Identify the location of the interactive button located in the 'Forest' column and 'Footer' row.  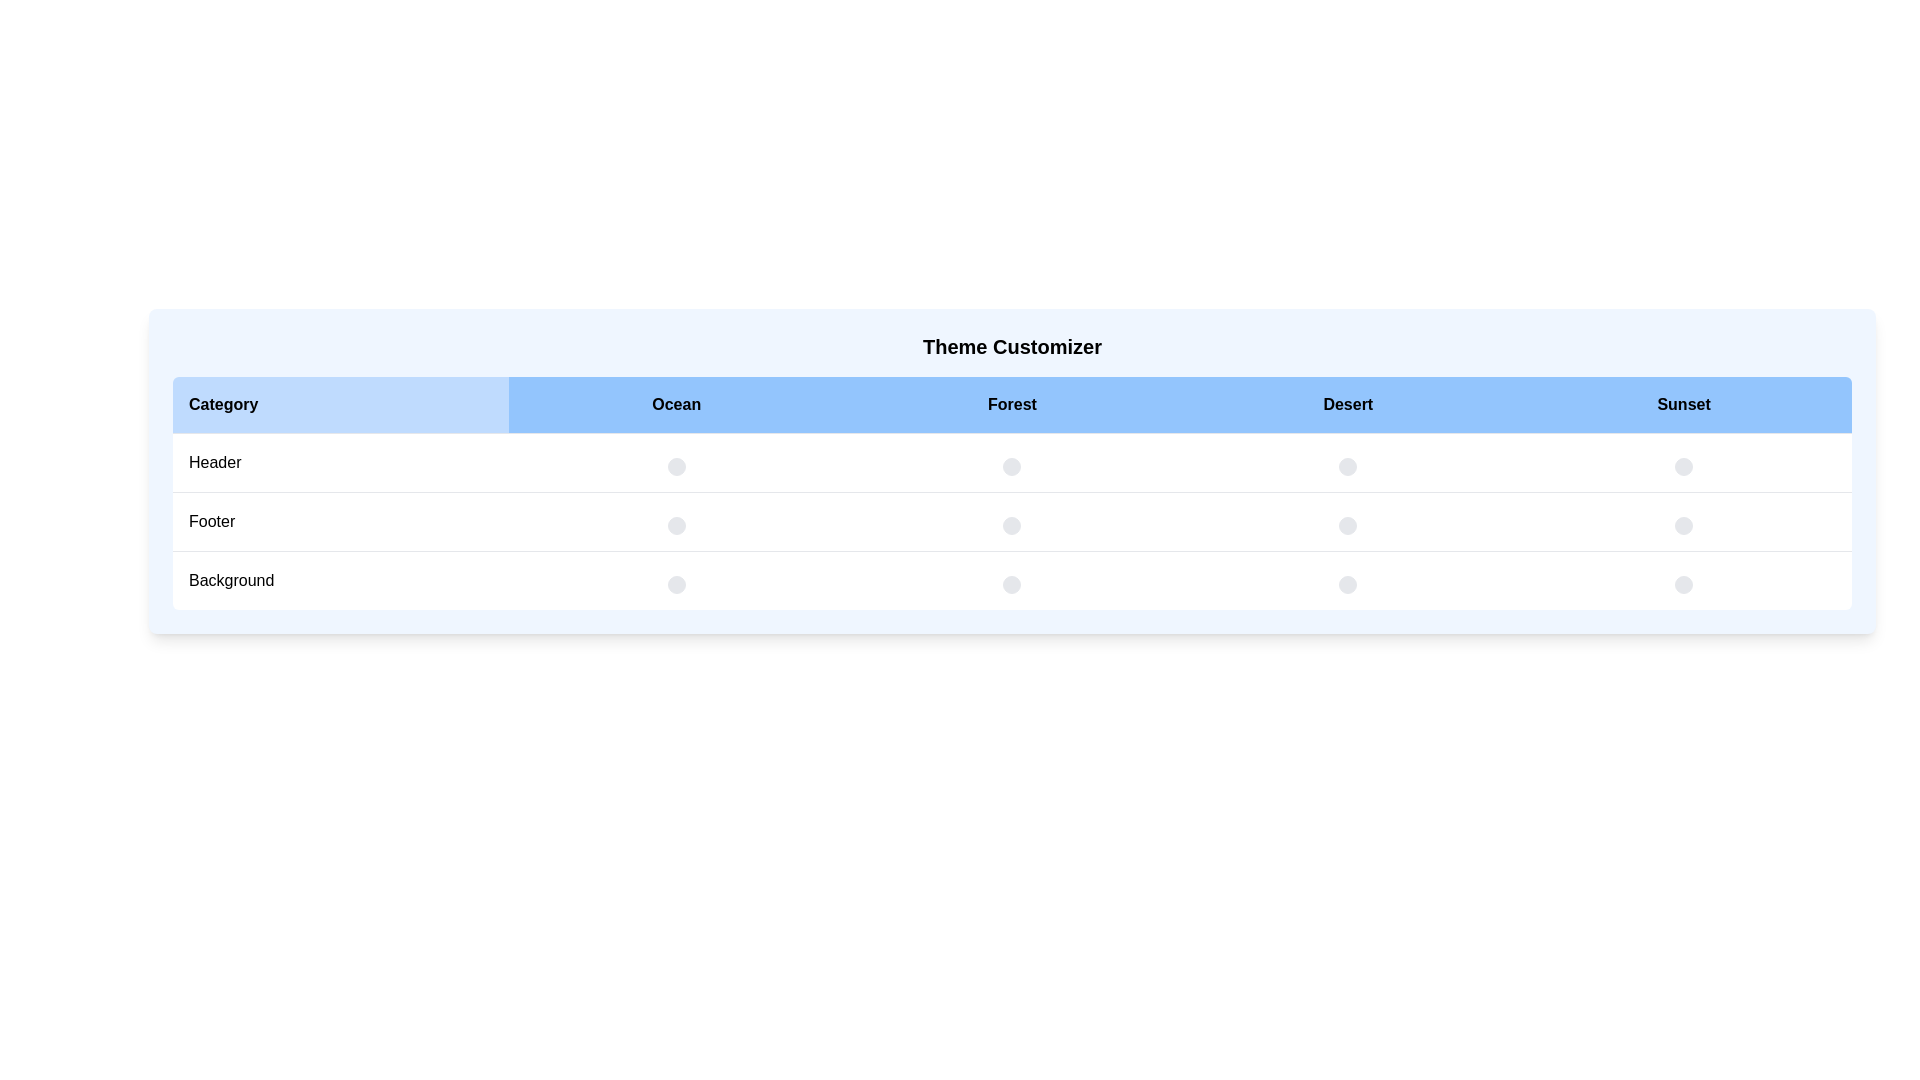
(1012, 520).